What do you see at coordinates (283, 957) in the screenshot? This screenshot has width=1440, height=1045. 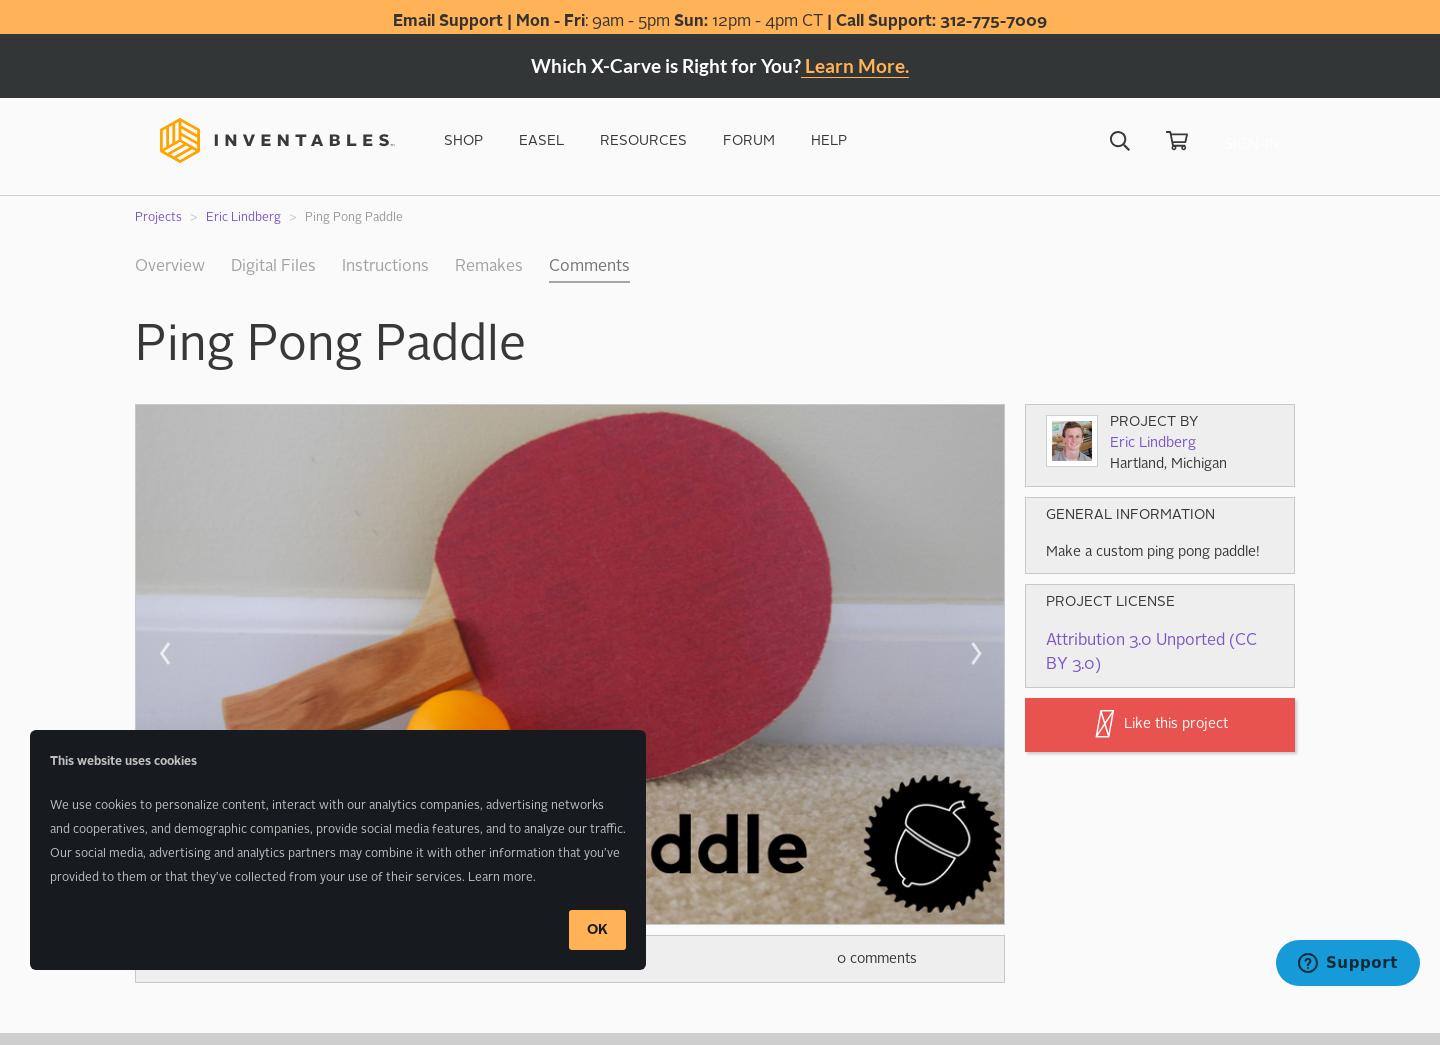 I see `'28 likes'` at bounding box center [283, 957].